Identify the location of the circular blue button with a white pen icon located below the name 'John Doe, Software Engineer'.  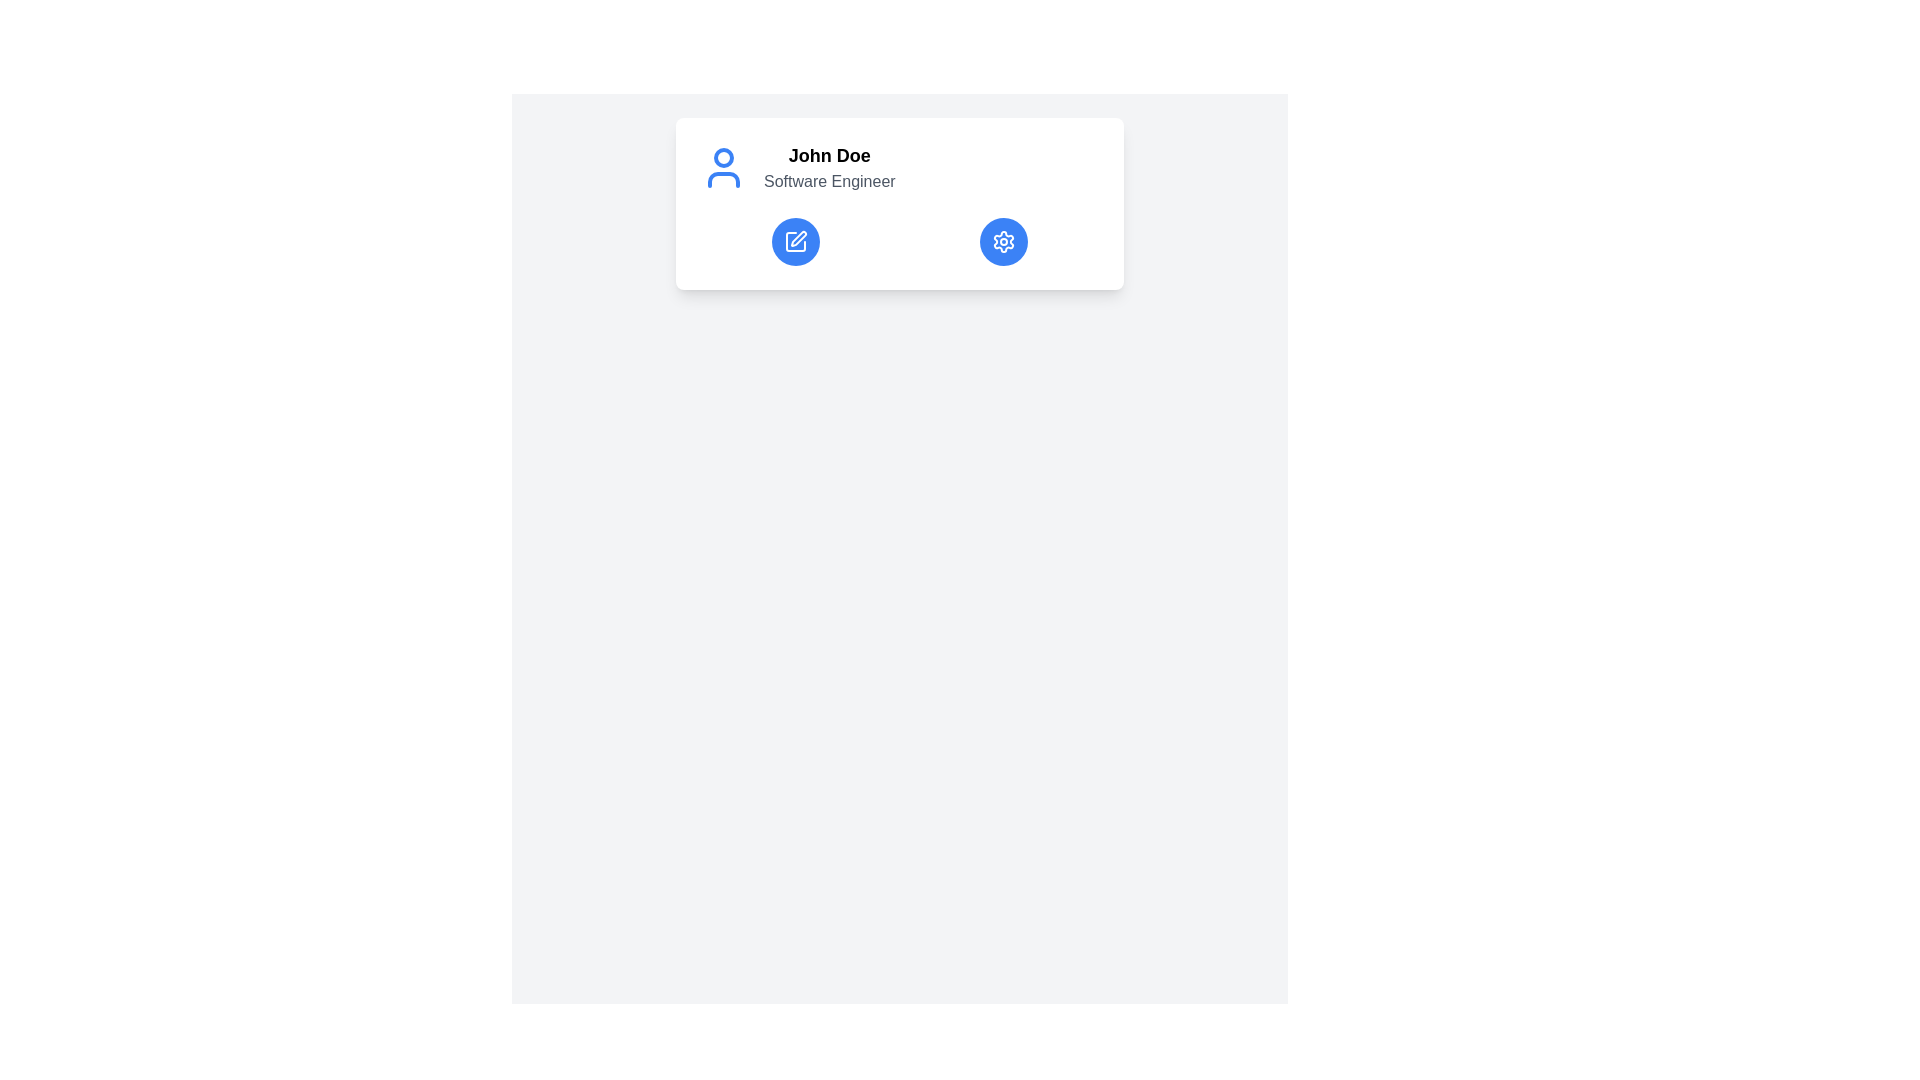
(795, 241).